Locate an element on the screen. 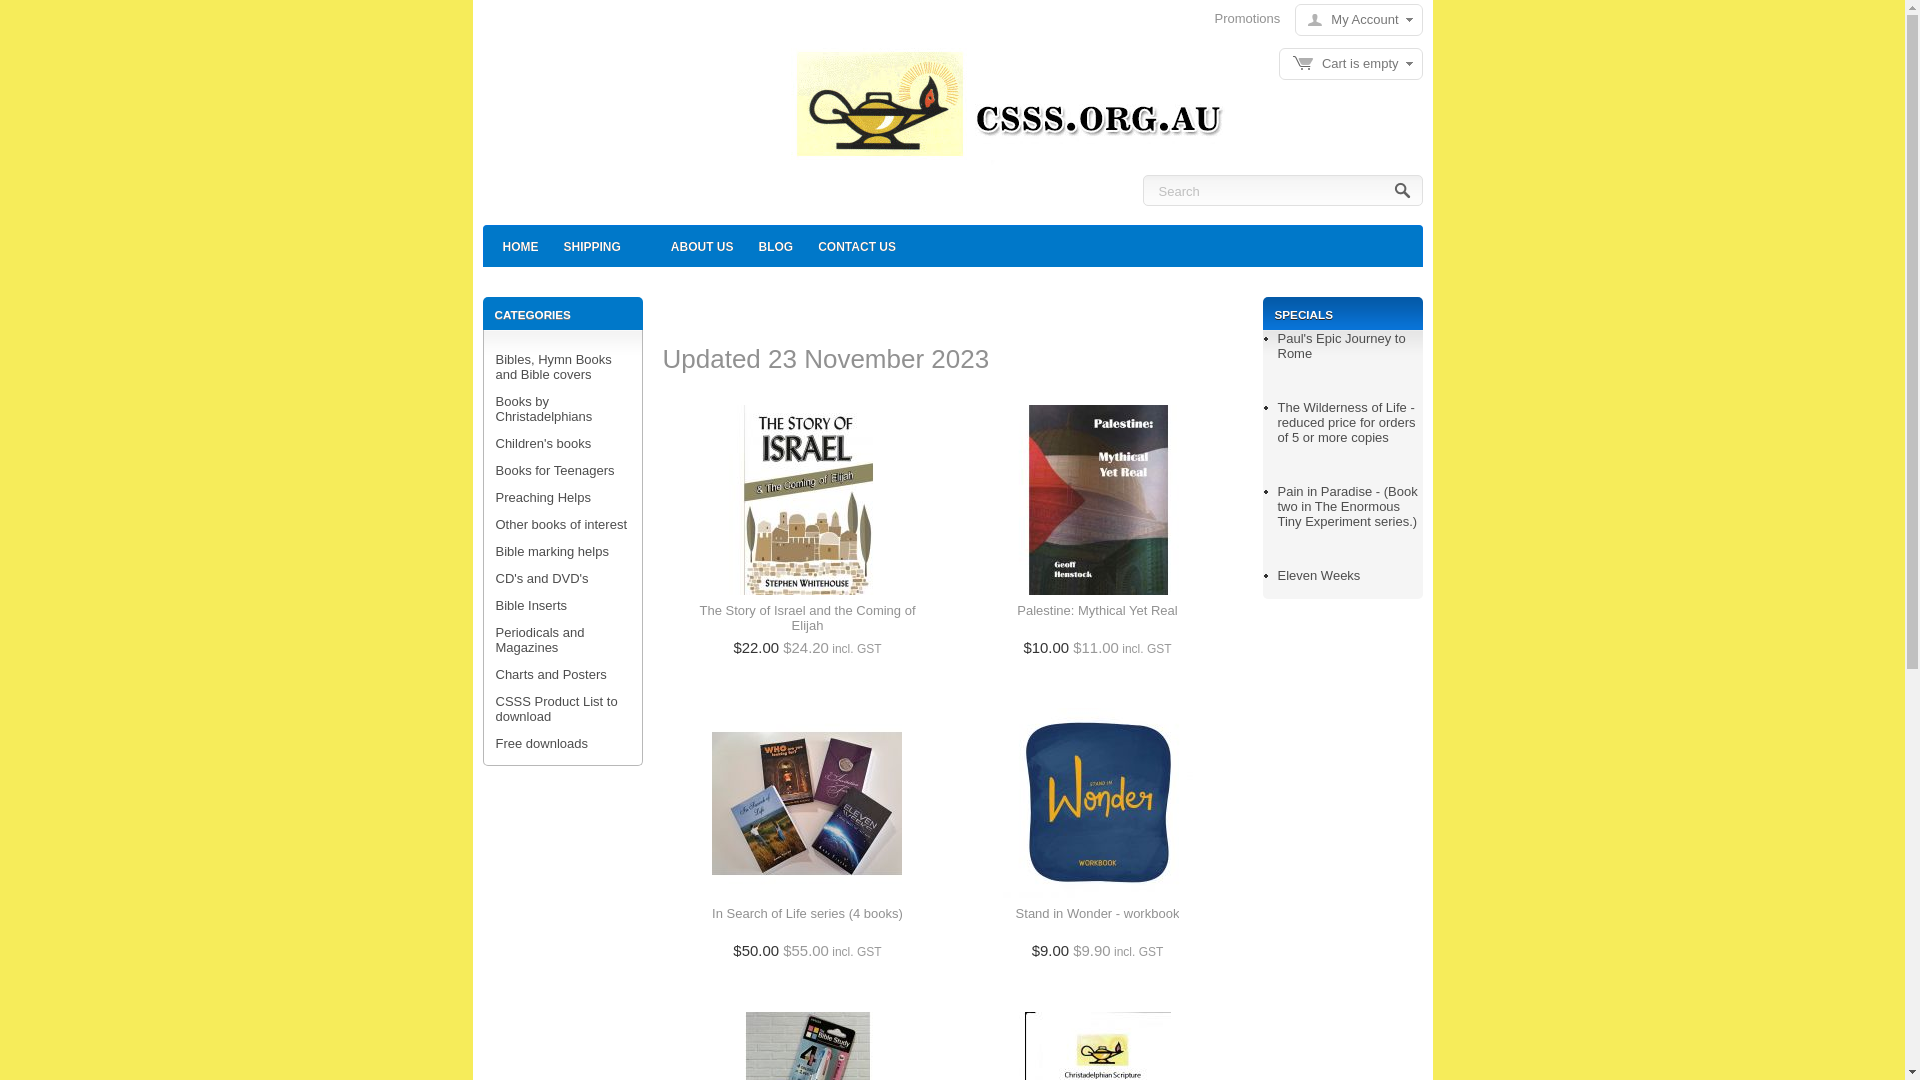 Image resolution: width=1920 pixels, height=1080 pixels. 'Charts and Posters' is located at coordinates (551, 674).